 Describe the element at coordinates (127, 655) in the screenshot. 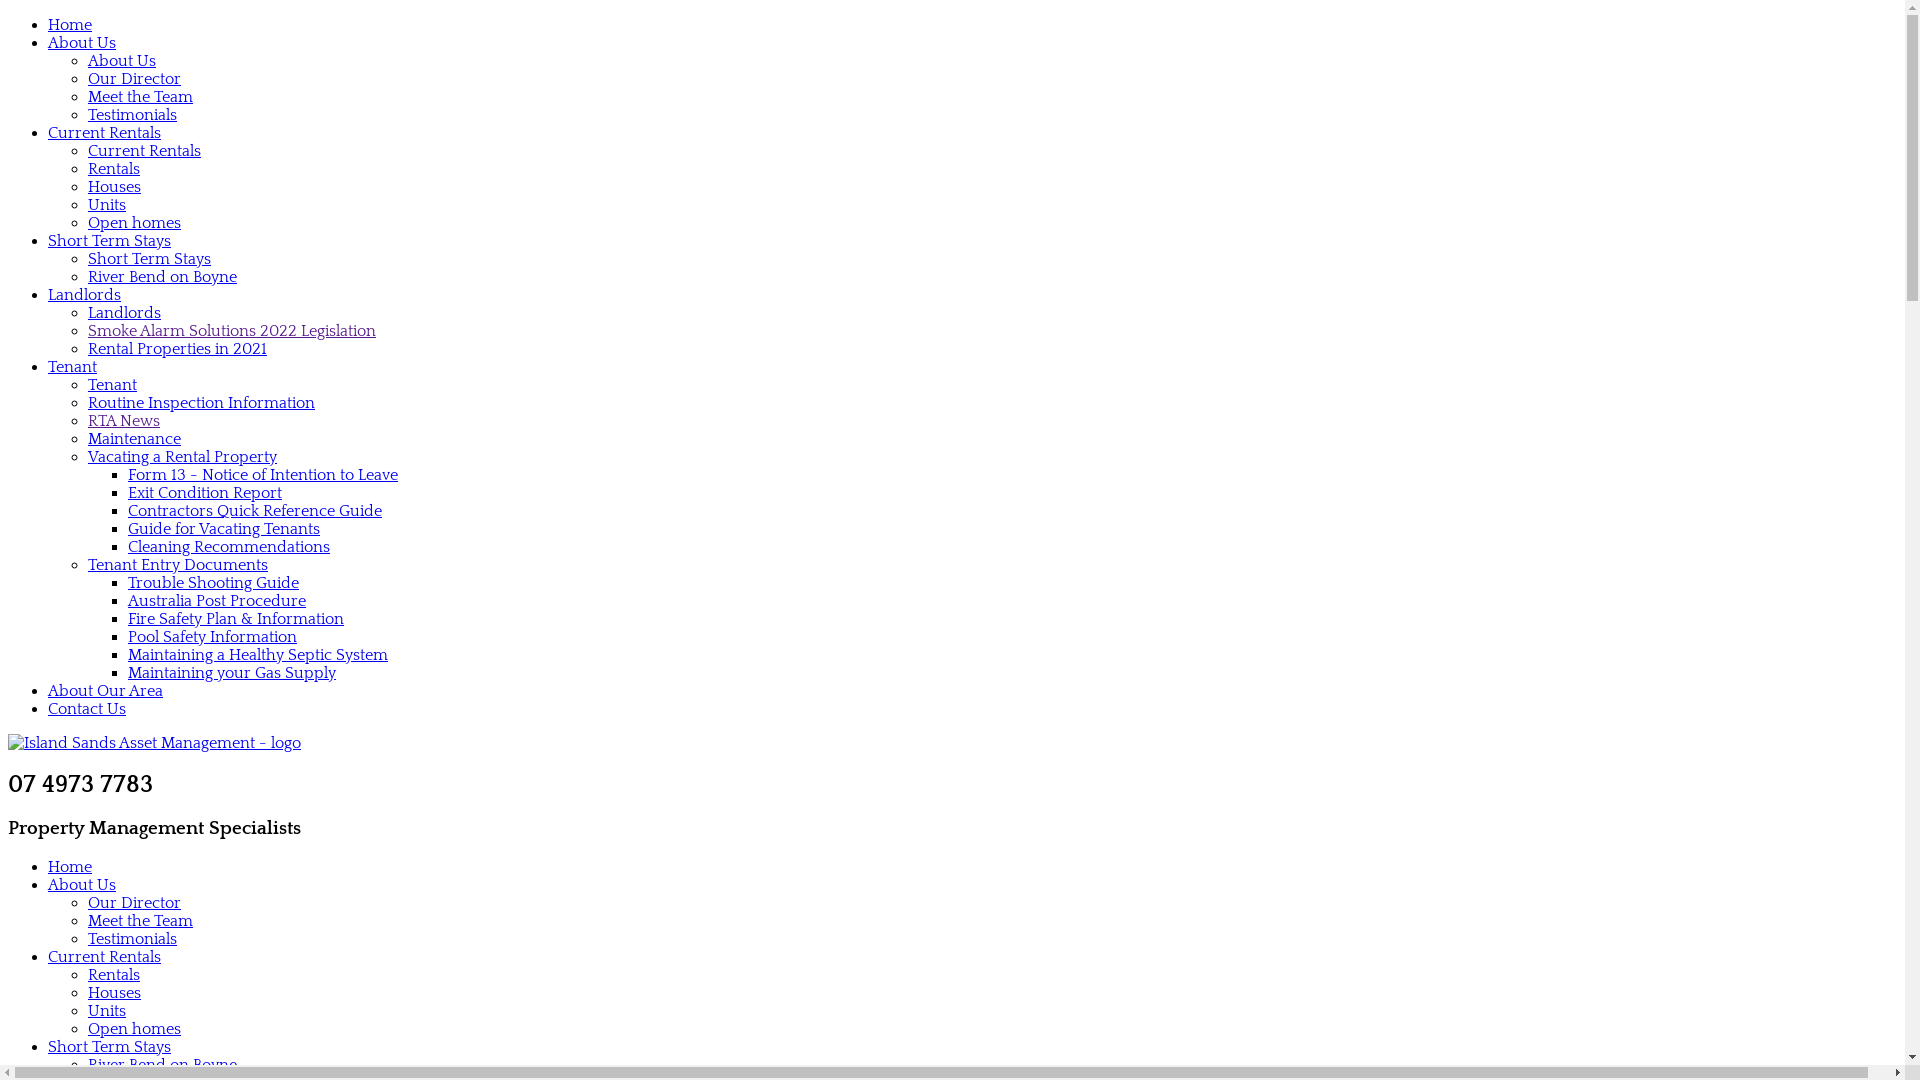

I see `'Maintaining a Healthy Septic System'` at that location.